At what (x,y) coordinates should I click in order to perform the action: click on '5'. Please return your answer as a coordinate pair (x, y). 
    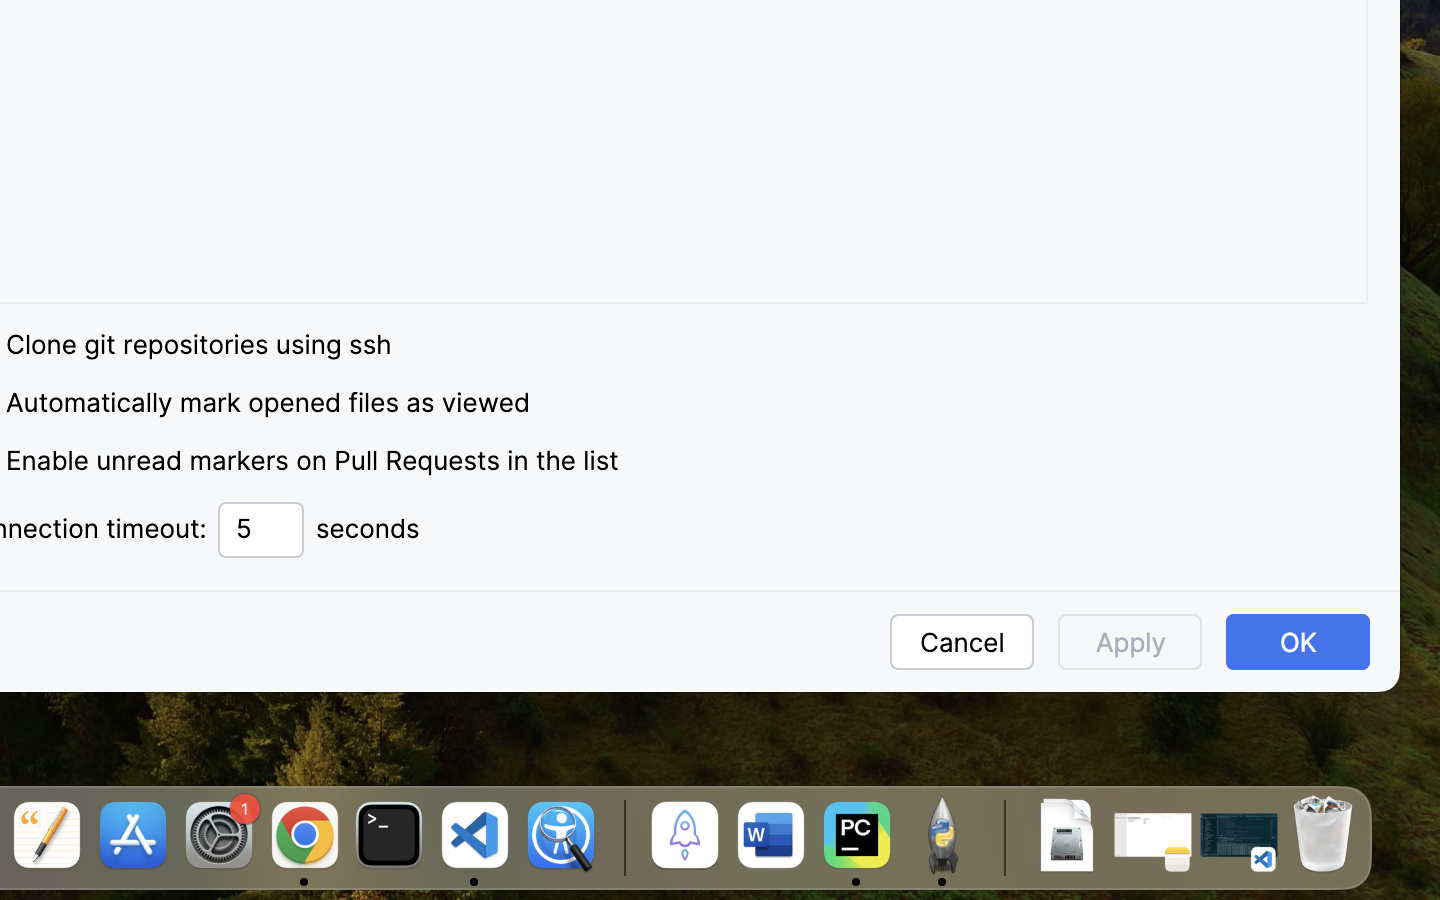
    Looking at the image, I should click on (260, 529).